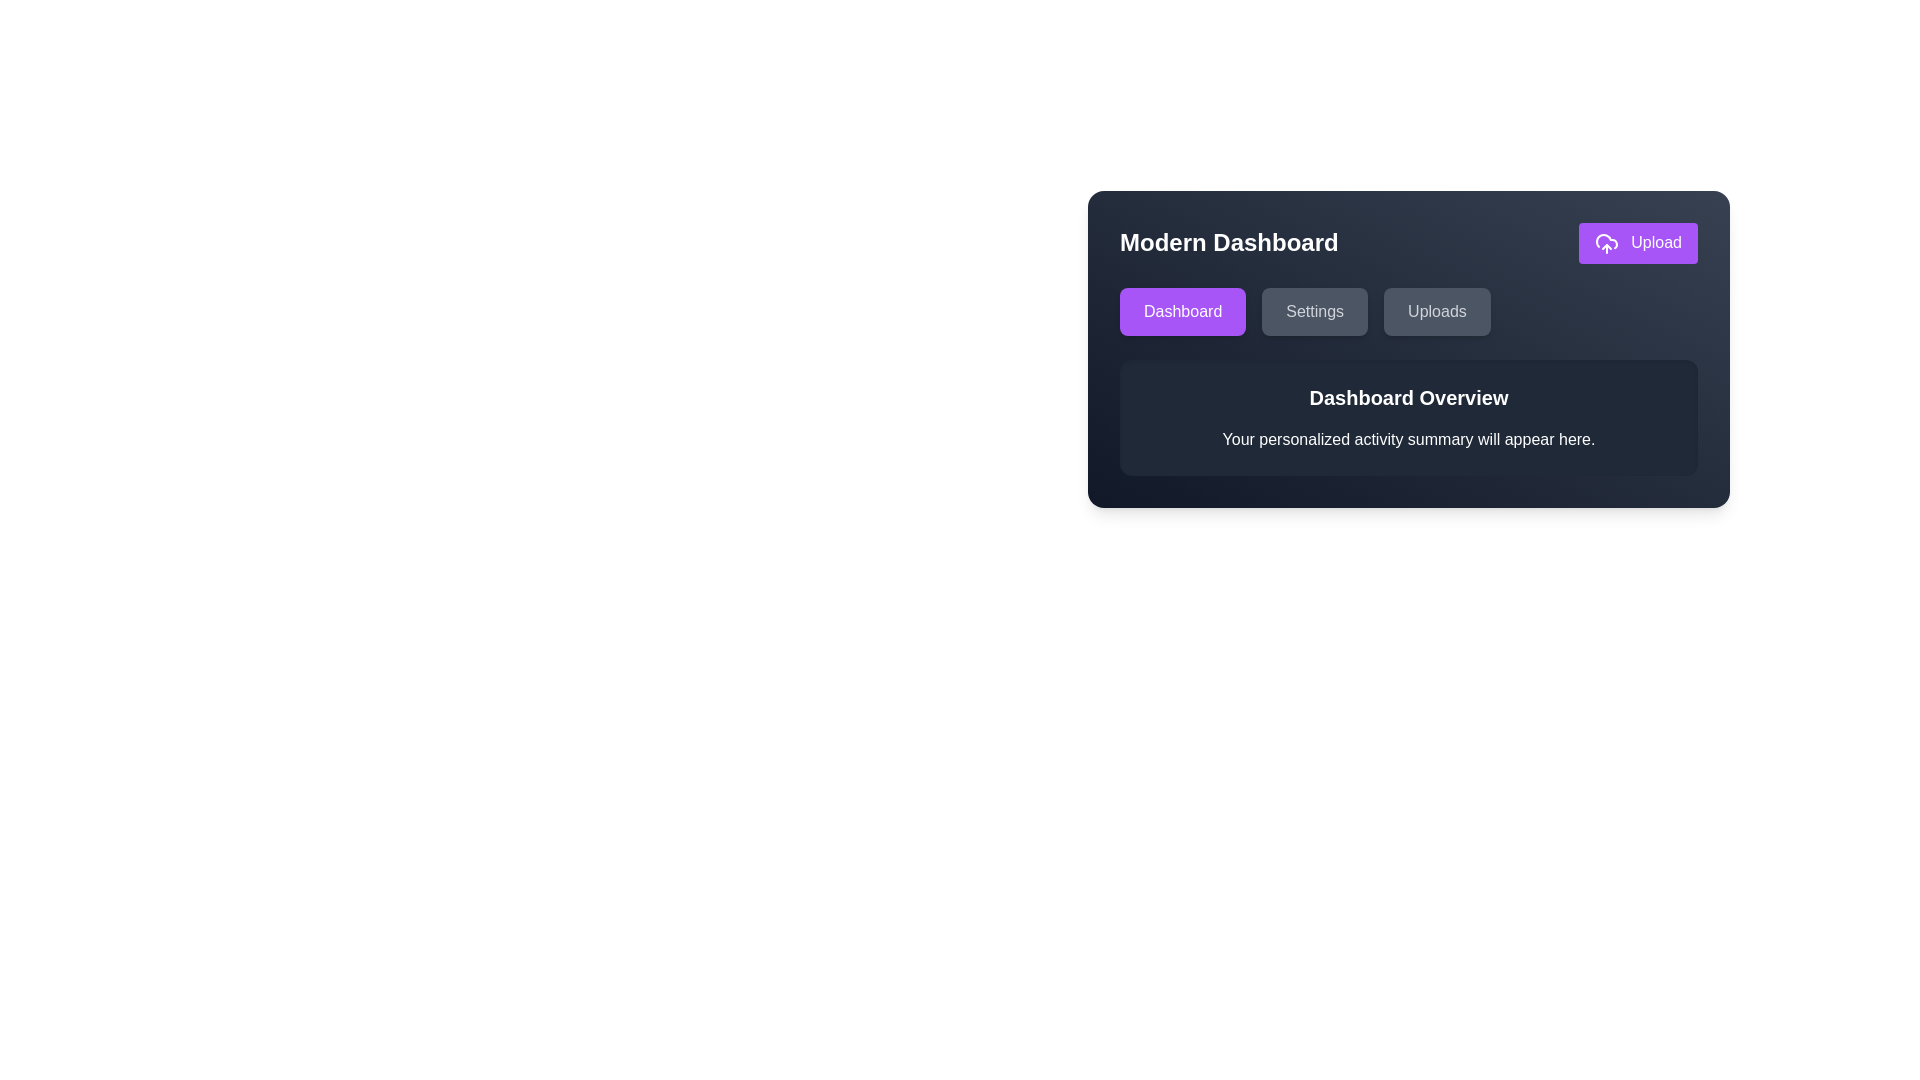 The height and width of the screenshot is (1080, 1920). I want to click on the upload icon located within the purple 'Upload' button at the top-right corner of the 'Modern Dashboard' card, so click(1606, 242).